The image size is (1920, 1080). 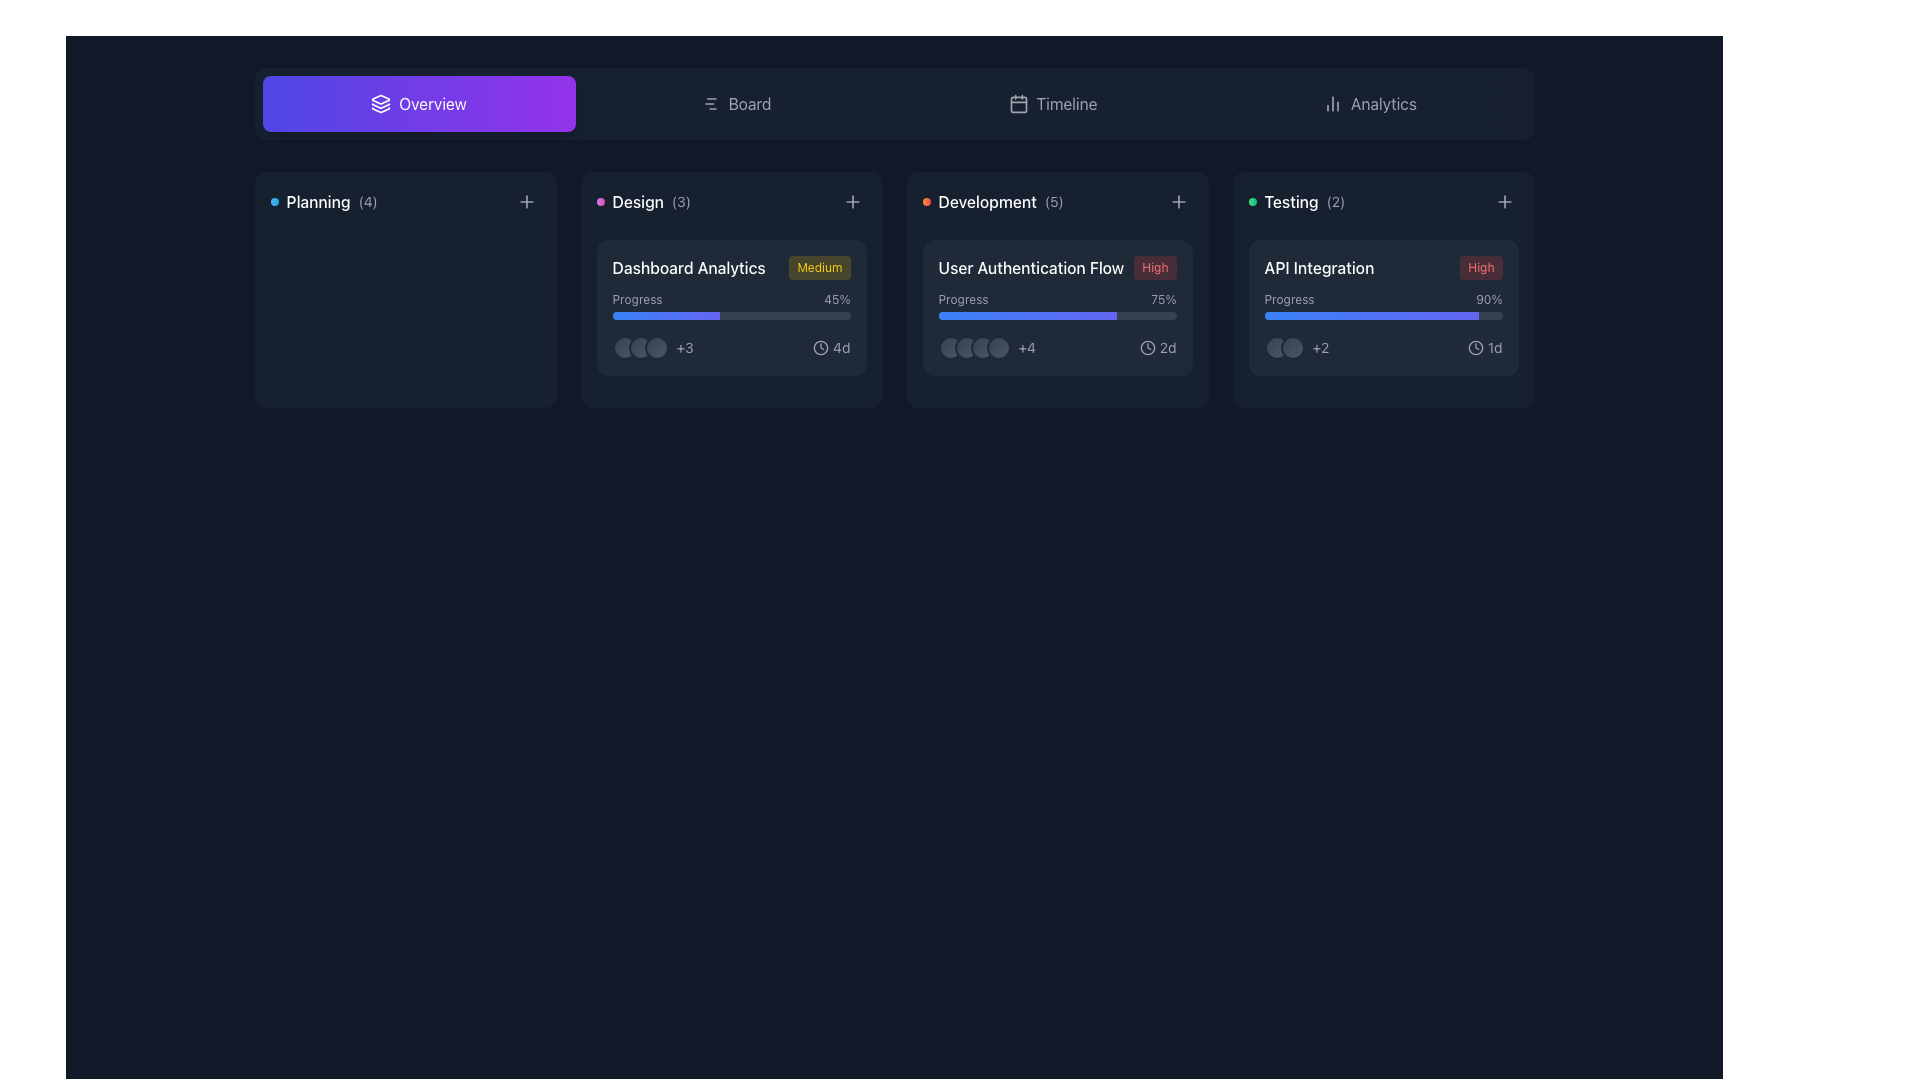 What do you see at coordinates (1275, 346) in the screenshot?
I see `the rounded icon with gradient styling and a black border located in the bottom-left area of the 'API Integration' card under the 'Testing' column` at bounding box center [1275, 346].